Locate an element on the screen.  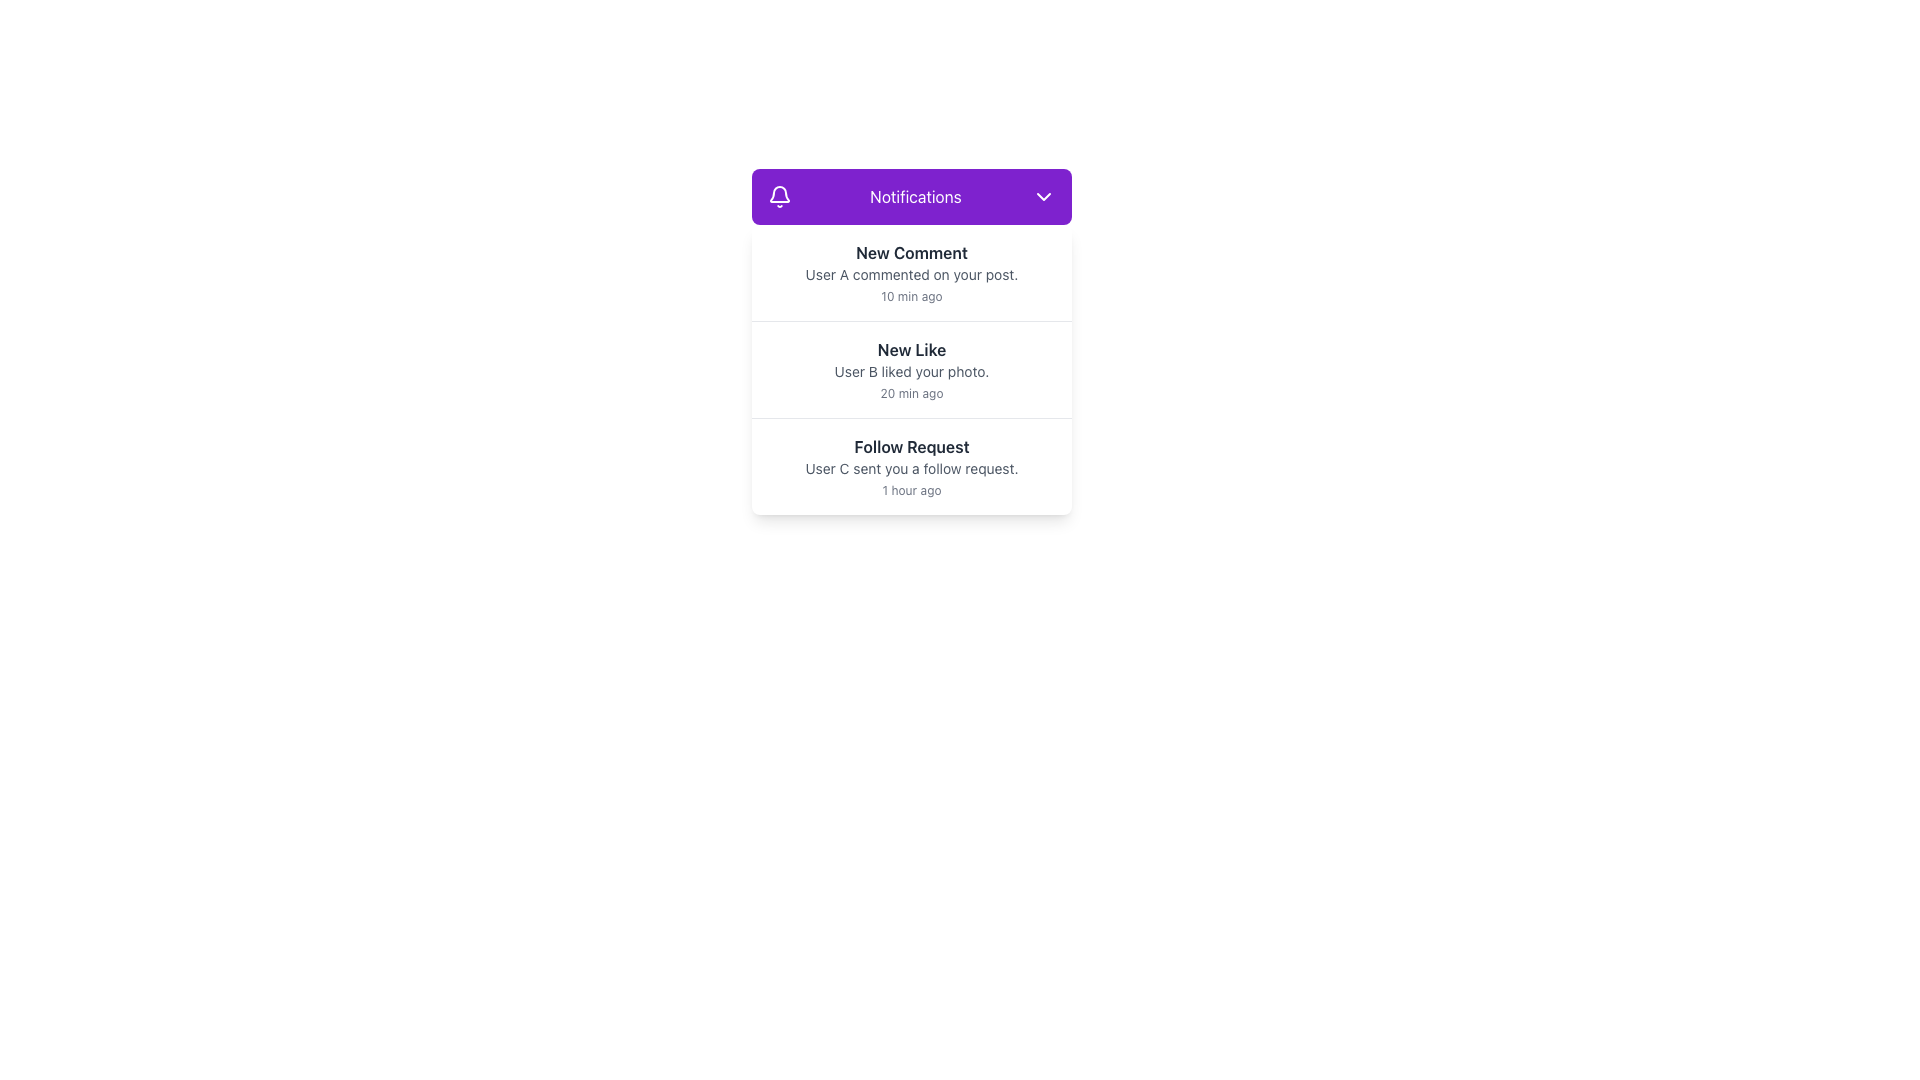
the text label displaying the notification message that 'User B' has liked the photo, which is located beneath the title 'New Like' and above '20 min ago' is located at coordinates (911, 371).